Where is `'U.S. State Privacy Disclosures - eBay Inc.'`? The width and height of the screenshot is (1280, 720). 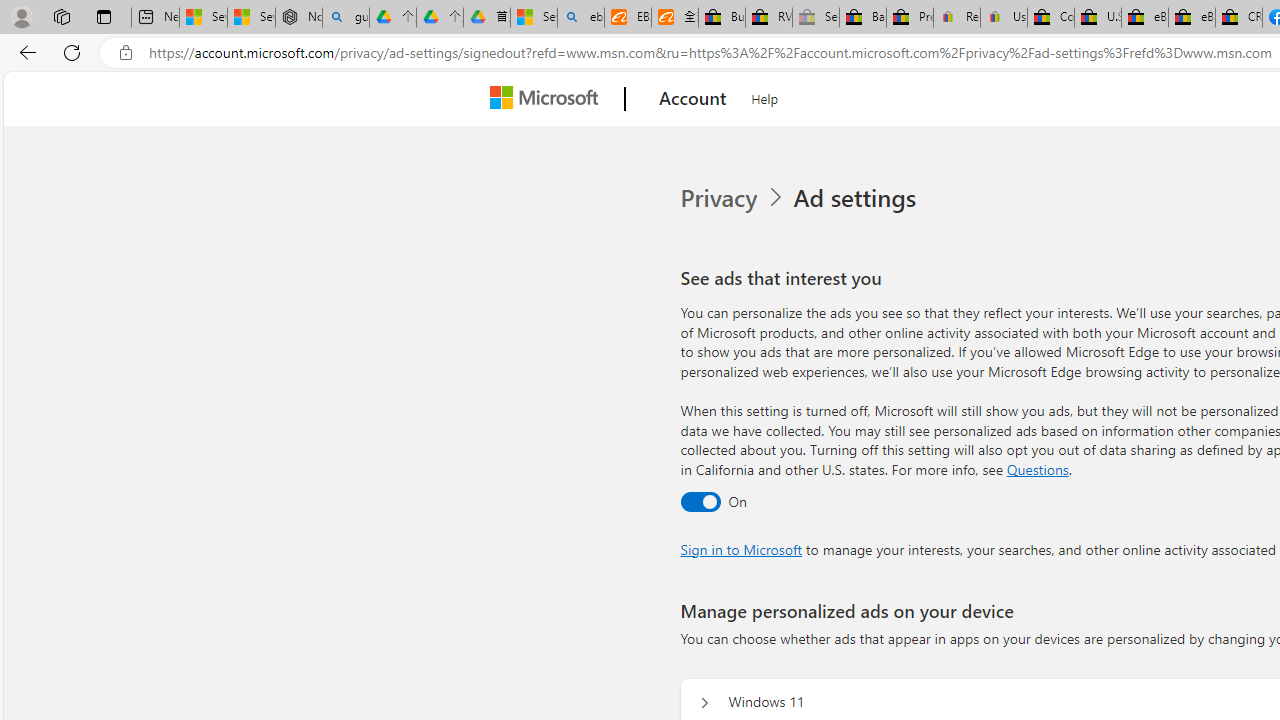 'U.S. State Privacy Disclosures - eBay Inc.' is located at coordinates (1097, 17).